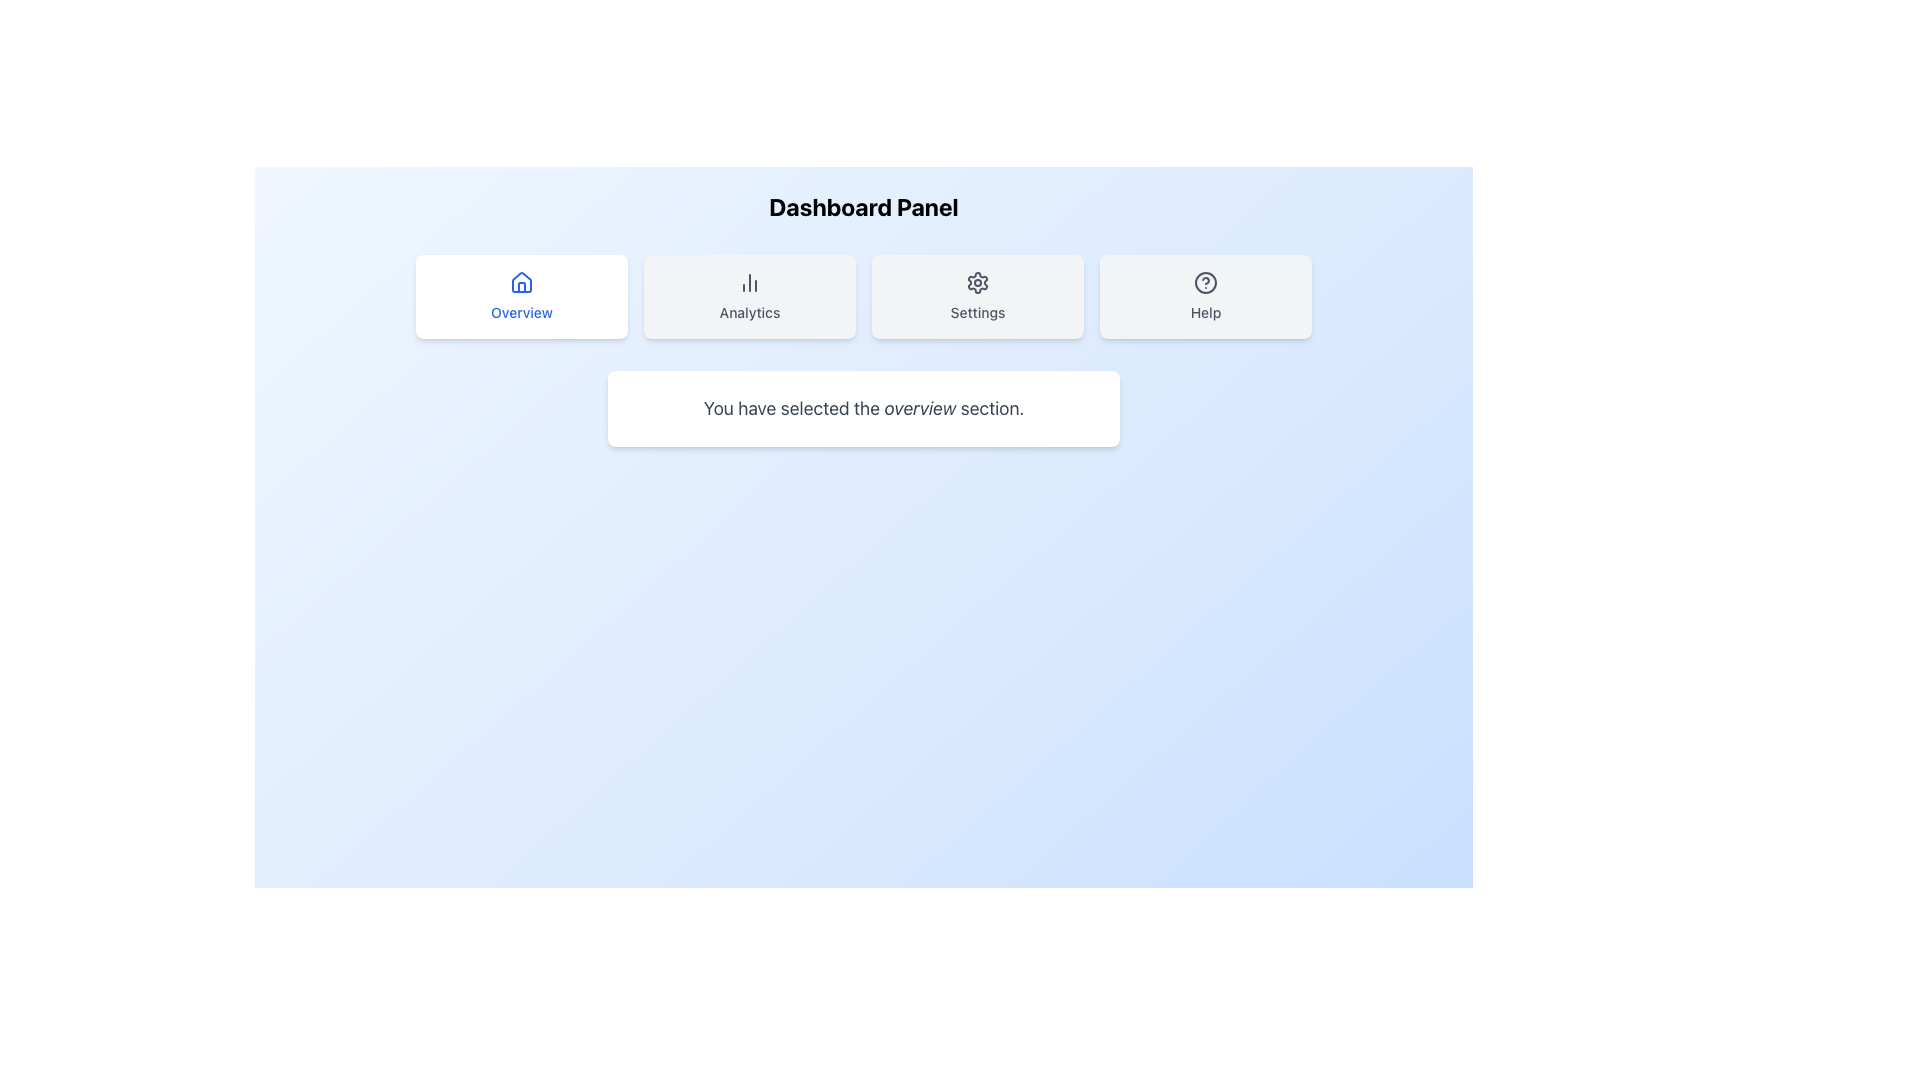  I want to click on the 'Overview' button located in the upper-left segment of the grid layout to trigger the hover effect, so click(522, 297).